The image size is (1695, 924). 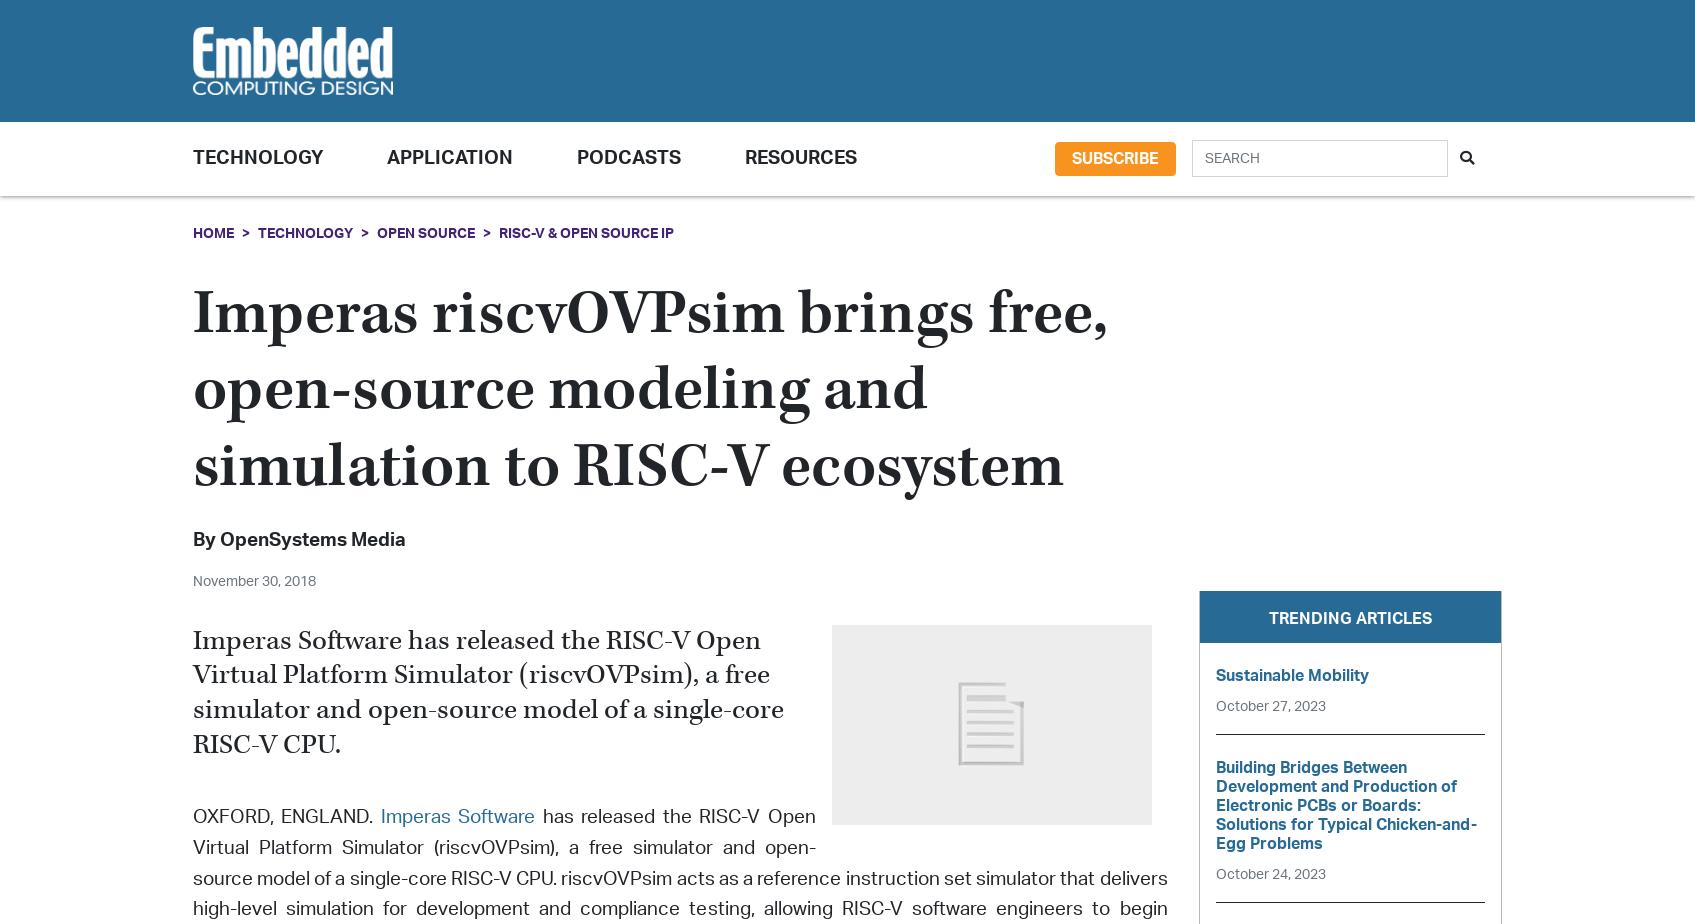 What do you see at coordinates (1269, 873) in the screenshot?
I see `'October 24, 2023'` at bounding box center [1269, 873].